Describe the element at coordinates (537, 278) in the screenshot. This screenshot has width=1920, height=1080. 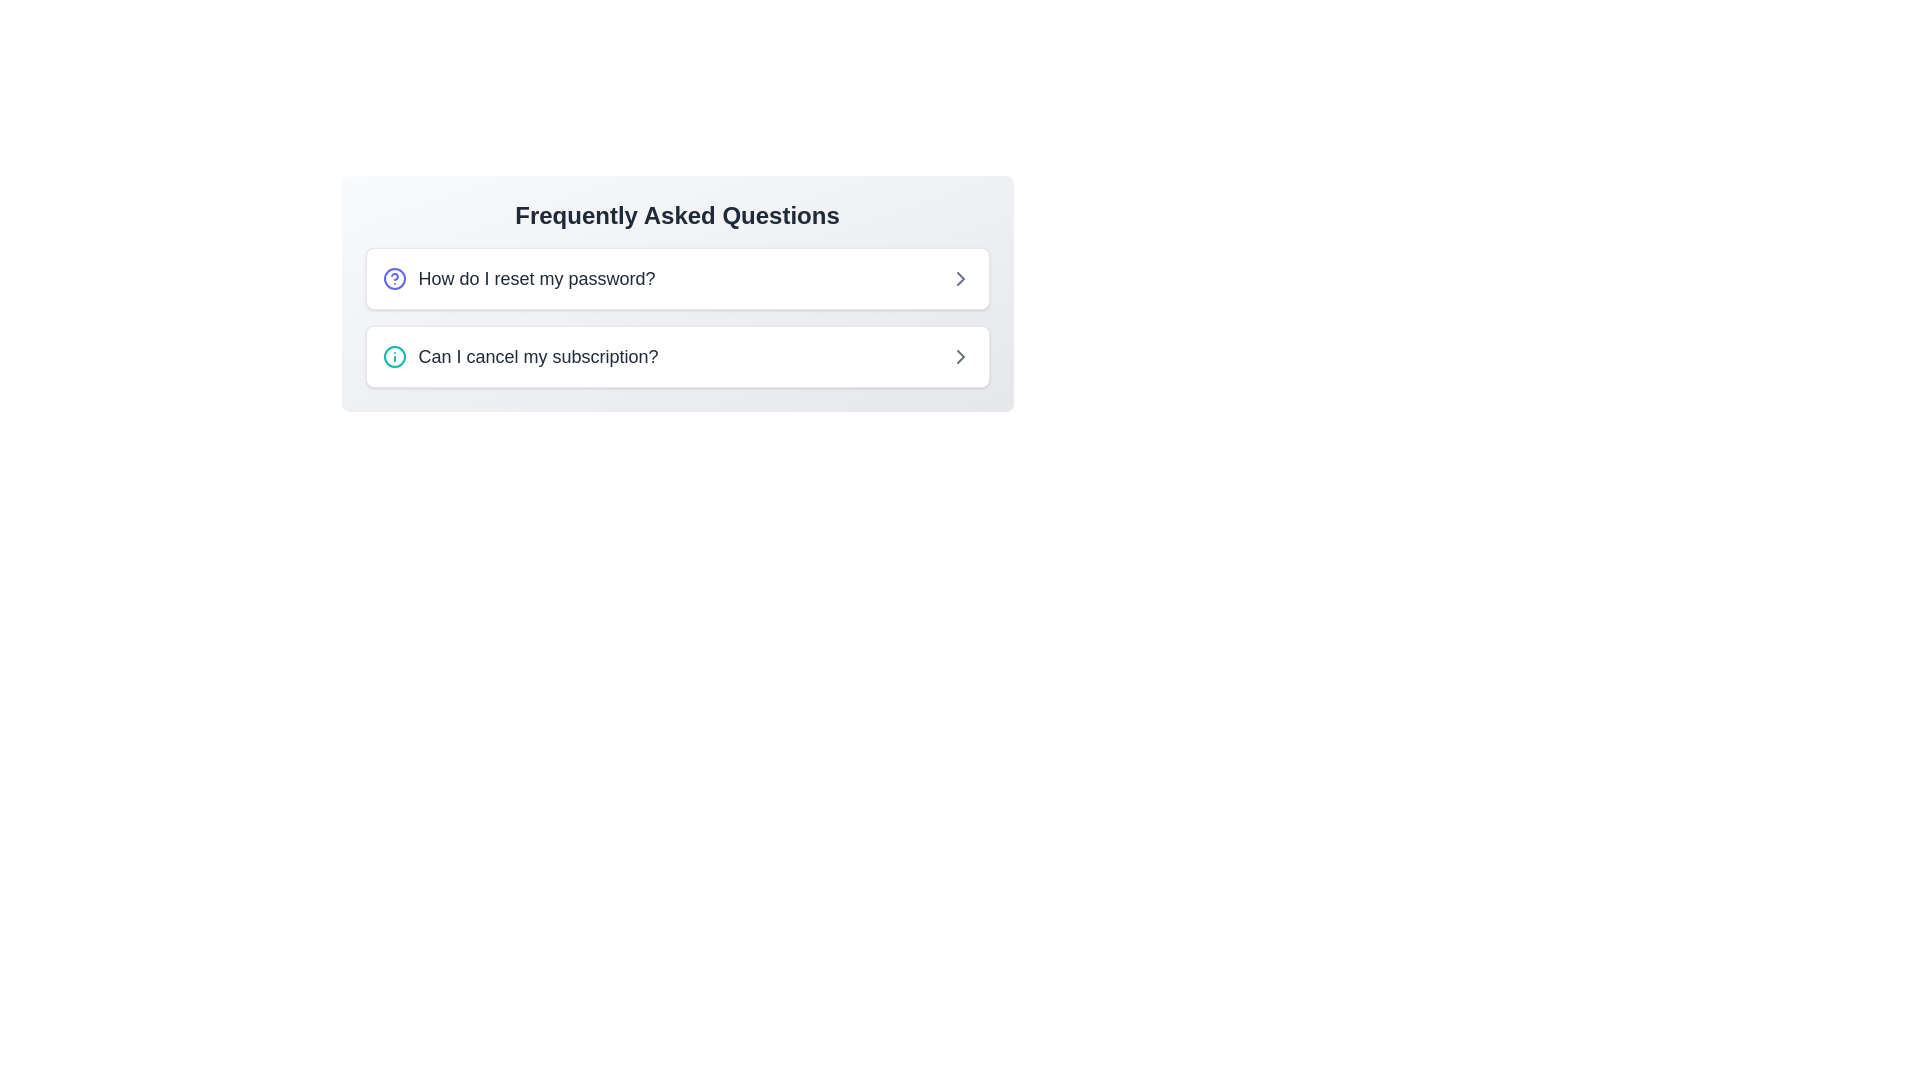
I see `the text label reading 'How do I reset my password?'` at that location.